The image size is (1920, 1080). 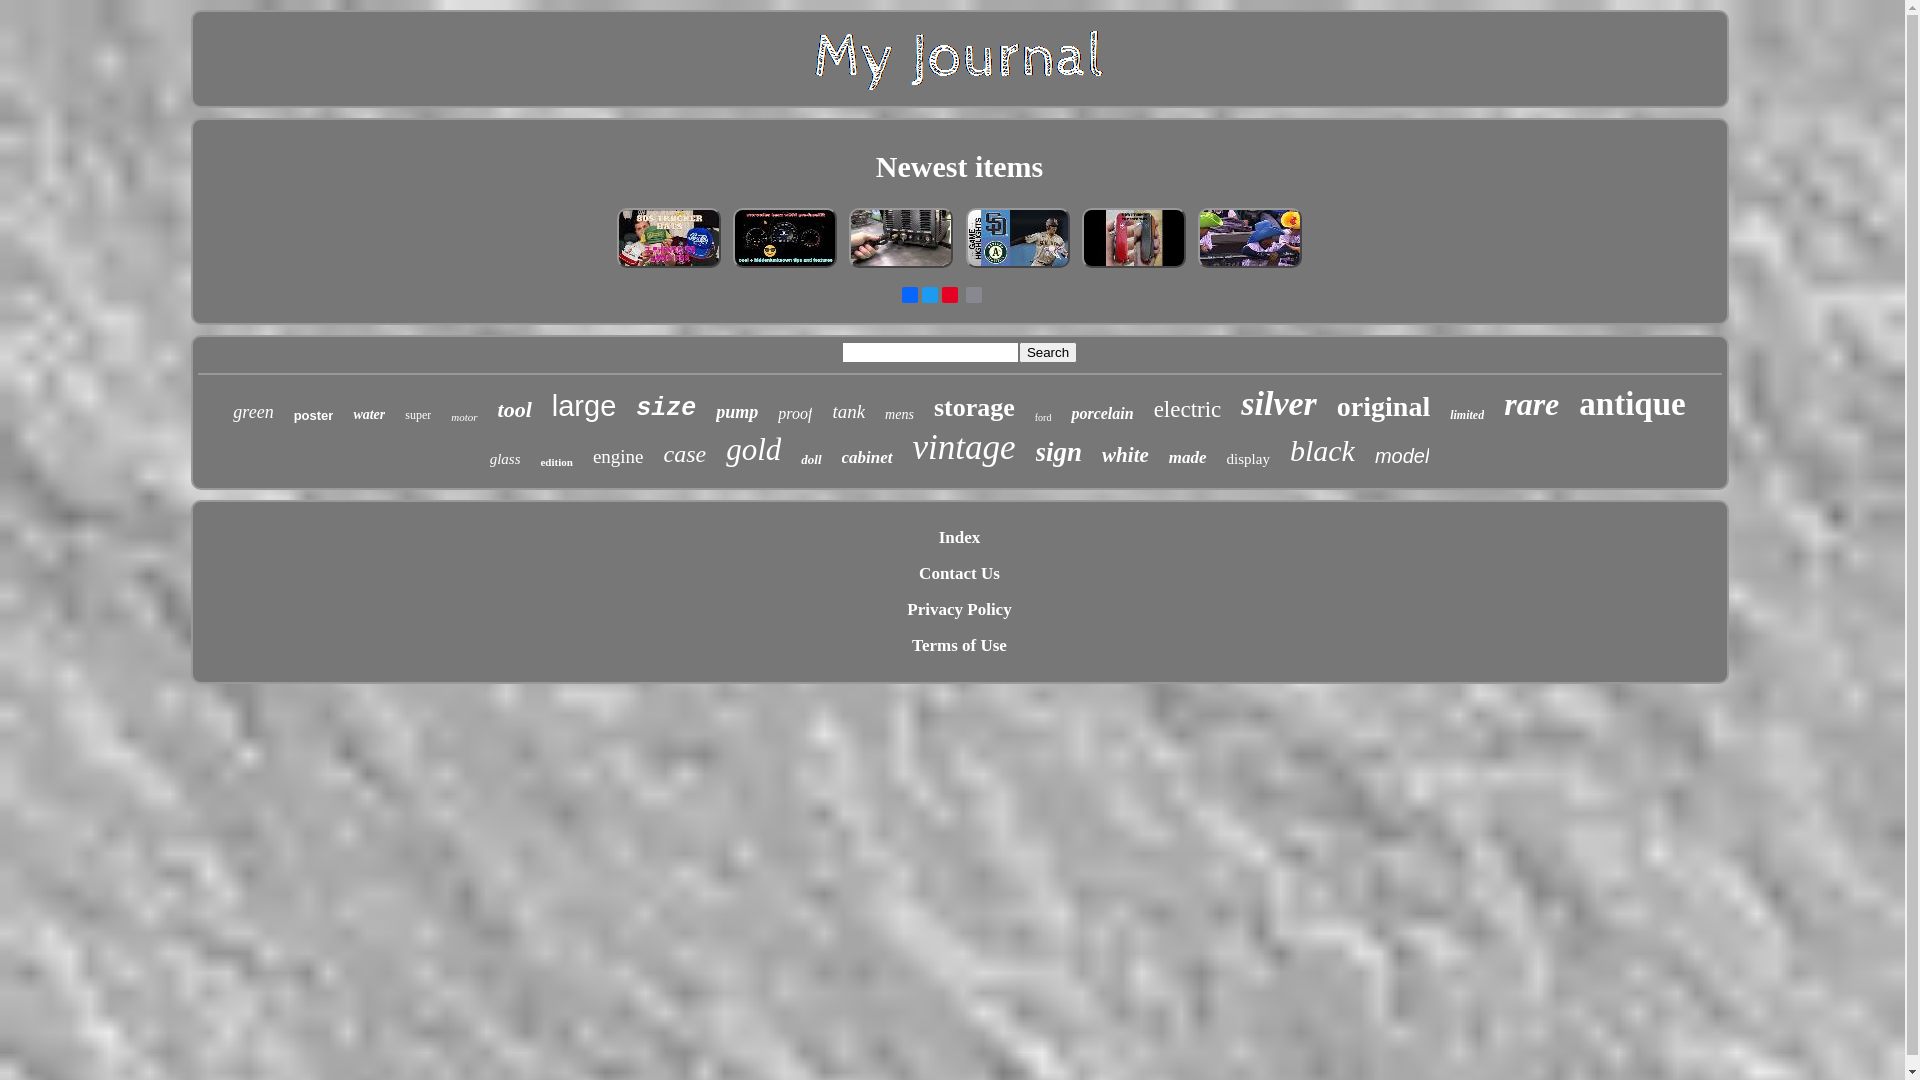 I want to click on 'proof', so click(x=776, y=412).